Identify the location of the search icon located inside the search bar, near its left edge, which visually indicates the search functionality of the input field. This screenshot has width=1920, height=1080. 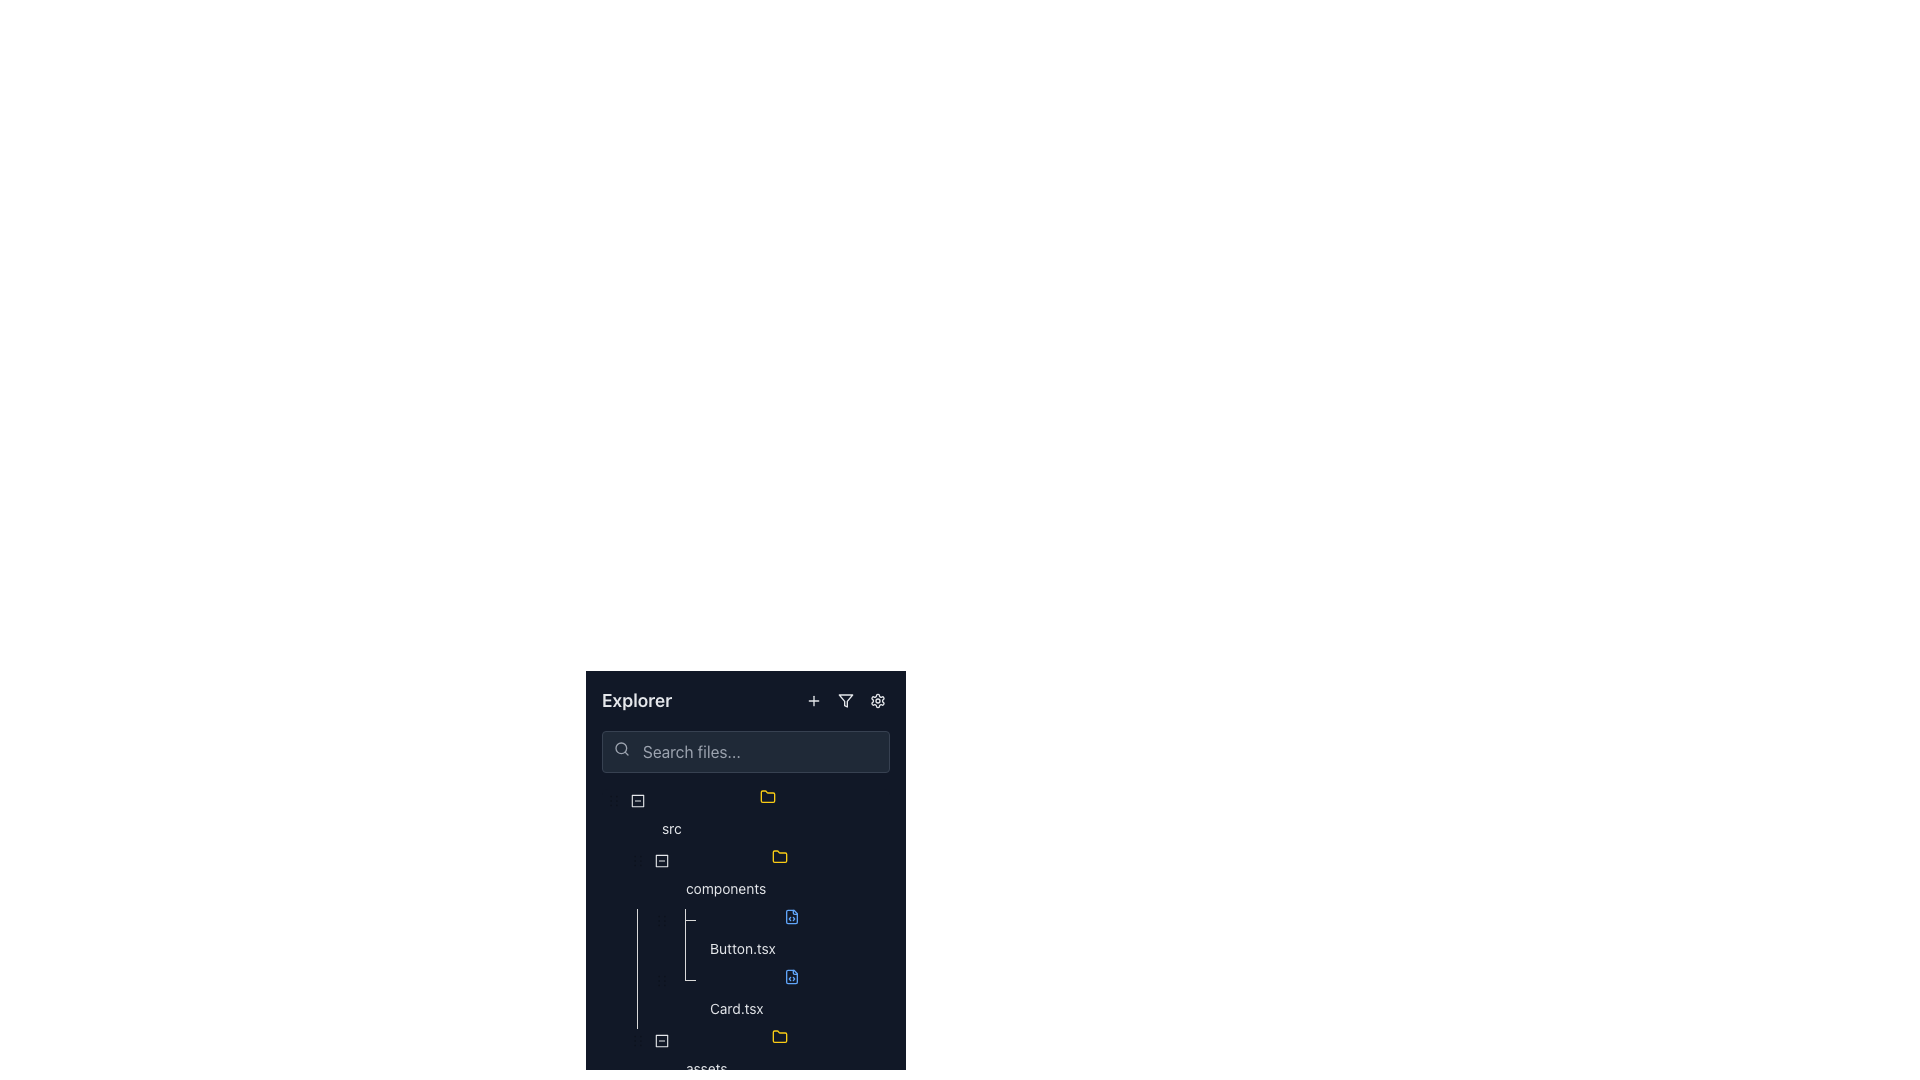
(621, 748).